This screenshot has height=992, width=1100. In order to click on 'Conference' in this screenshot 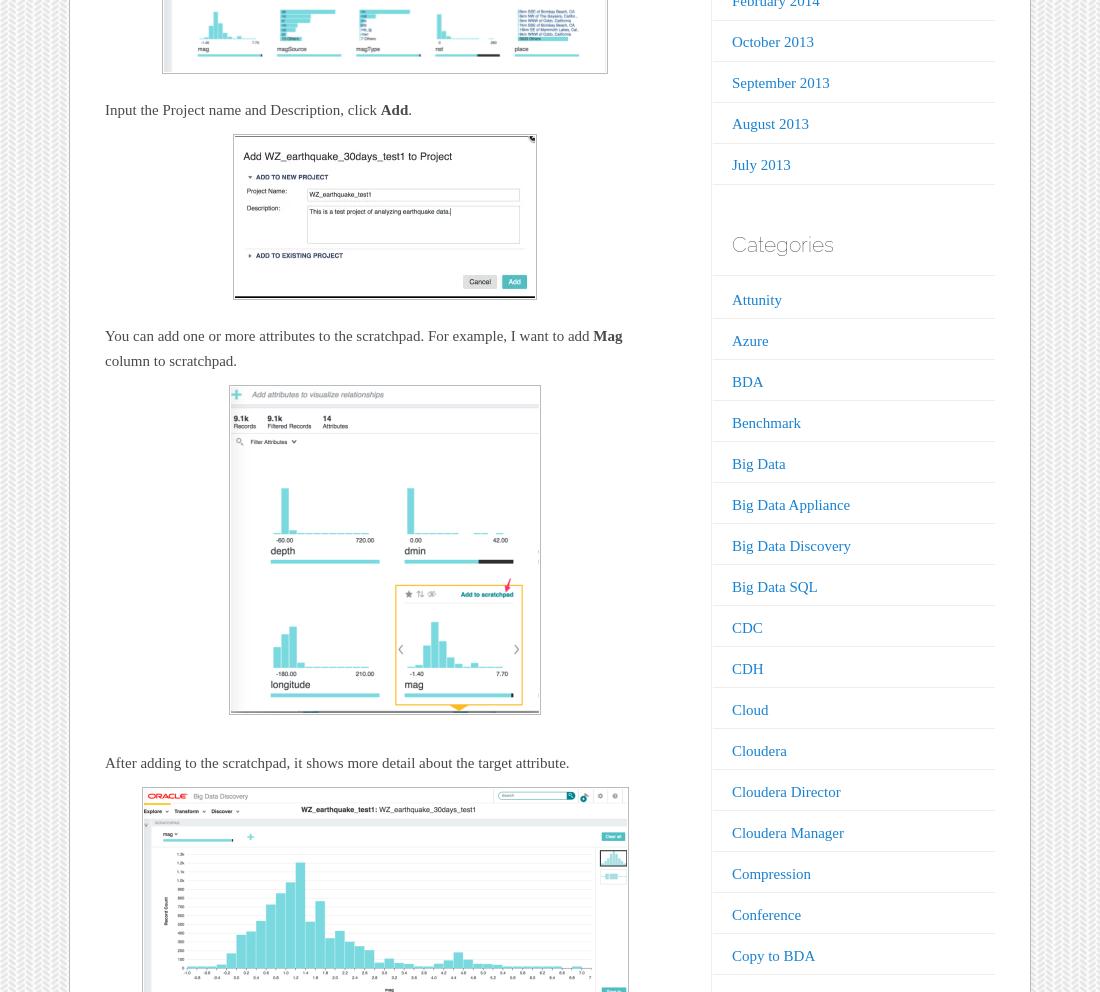, I will do `click(766, 913)`.